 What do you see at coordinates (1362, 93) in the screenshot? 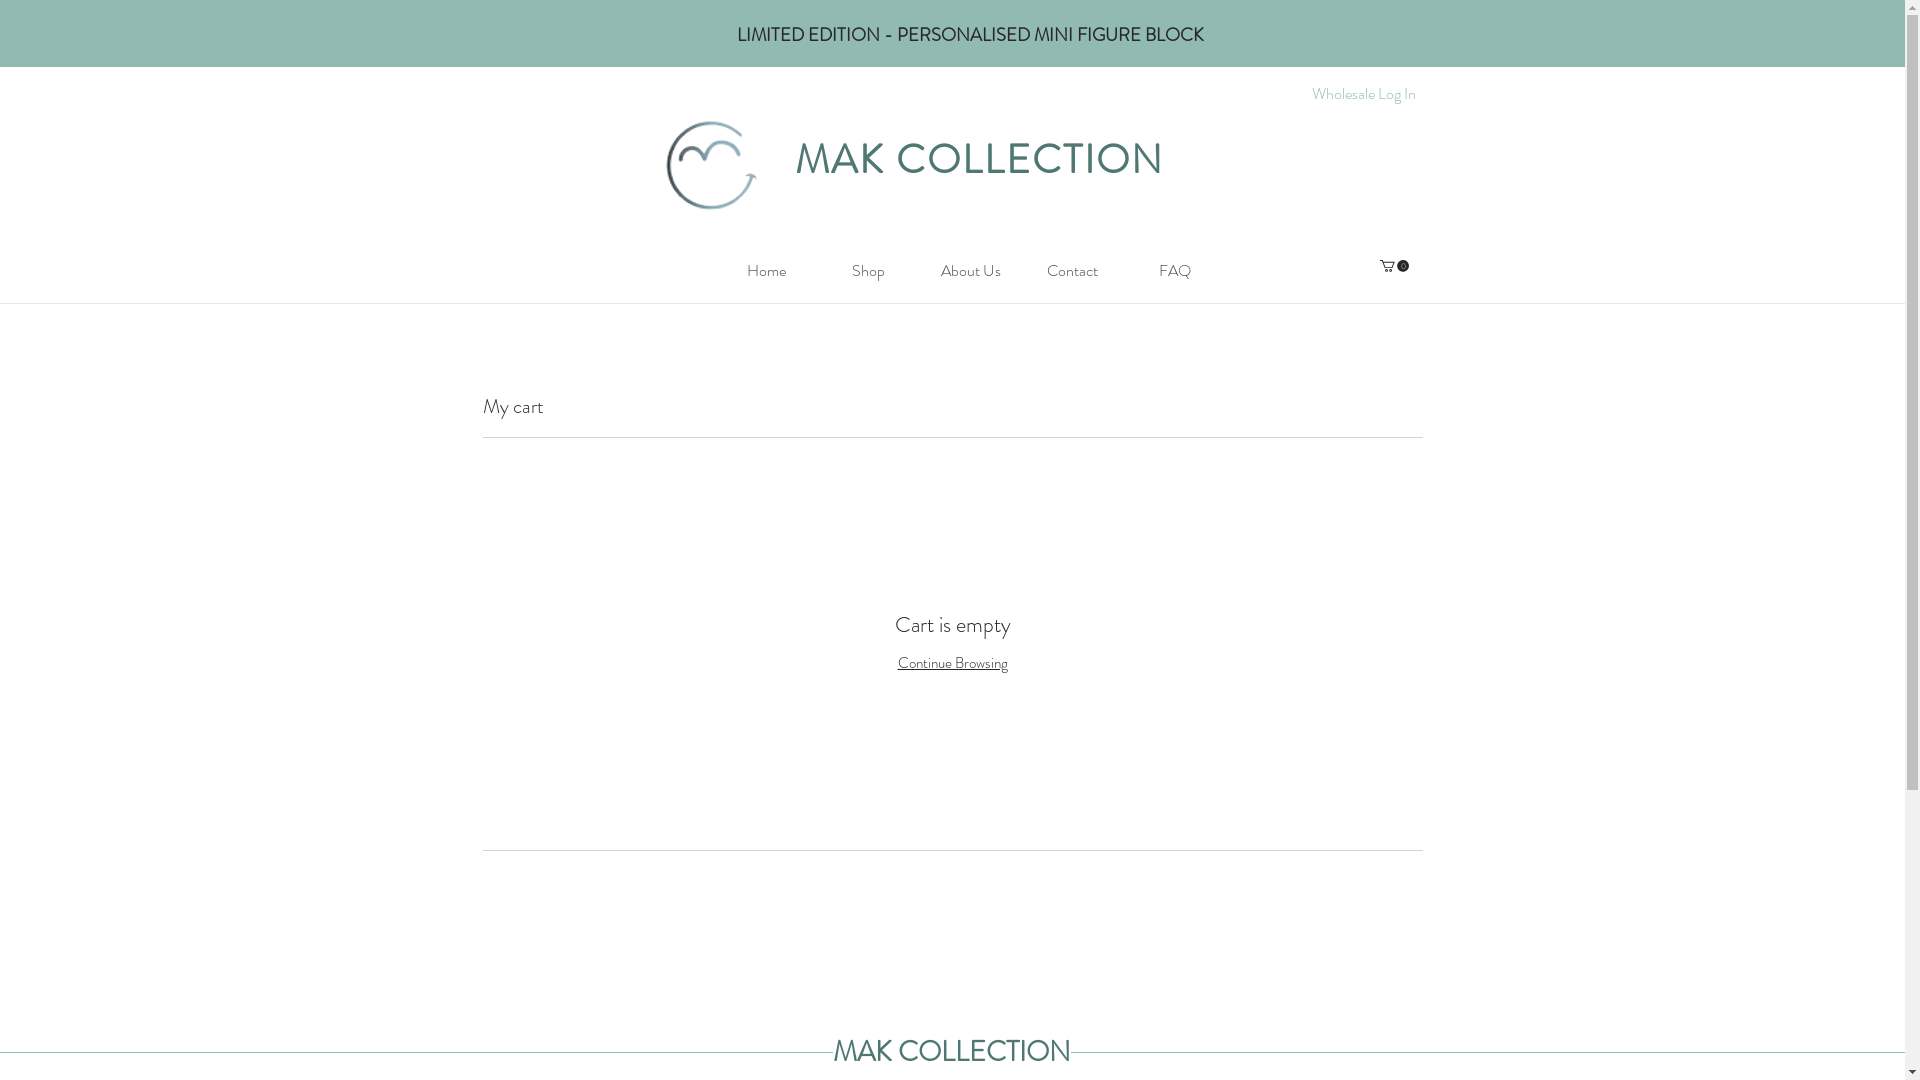
I see `'Wholesale Log In'` at bounding box center [1362, 93].